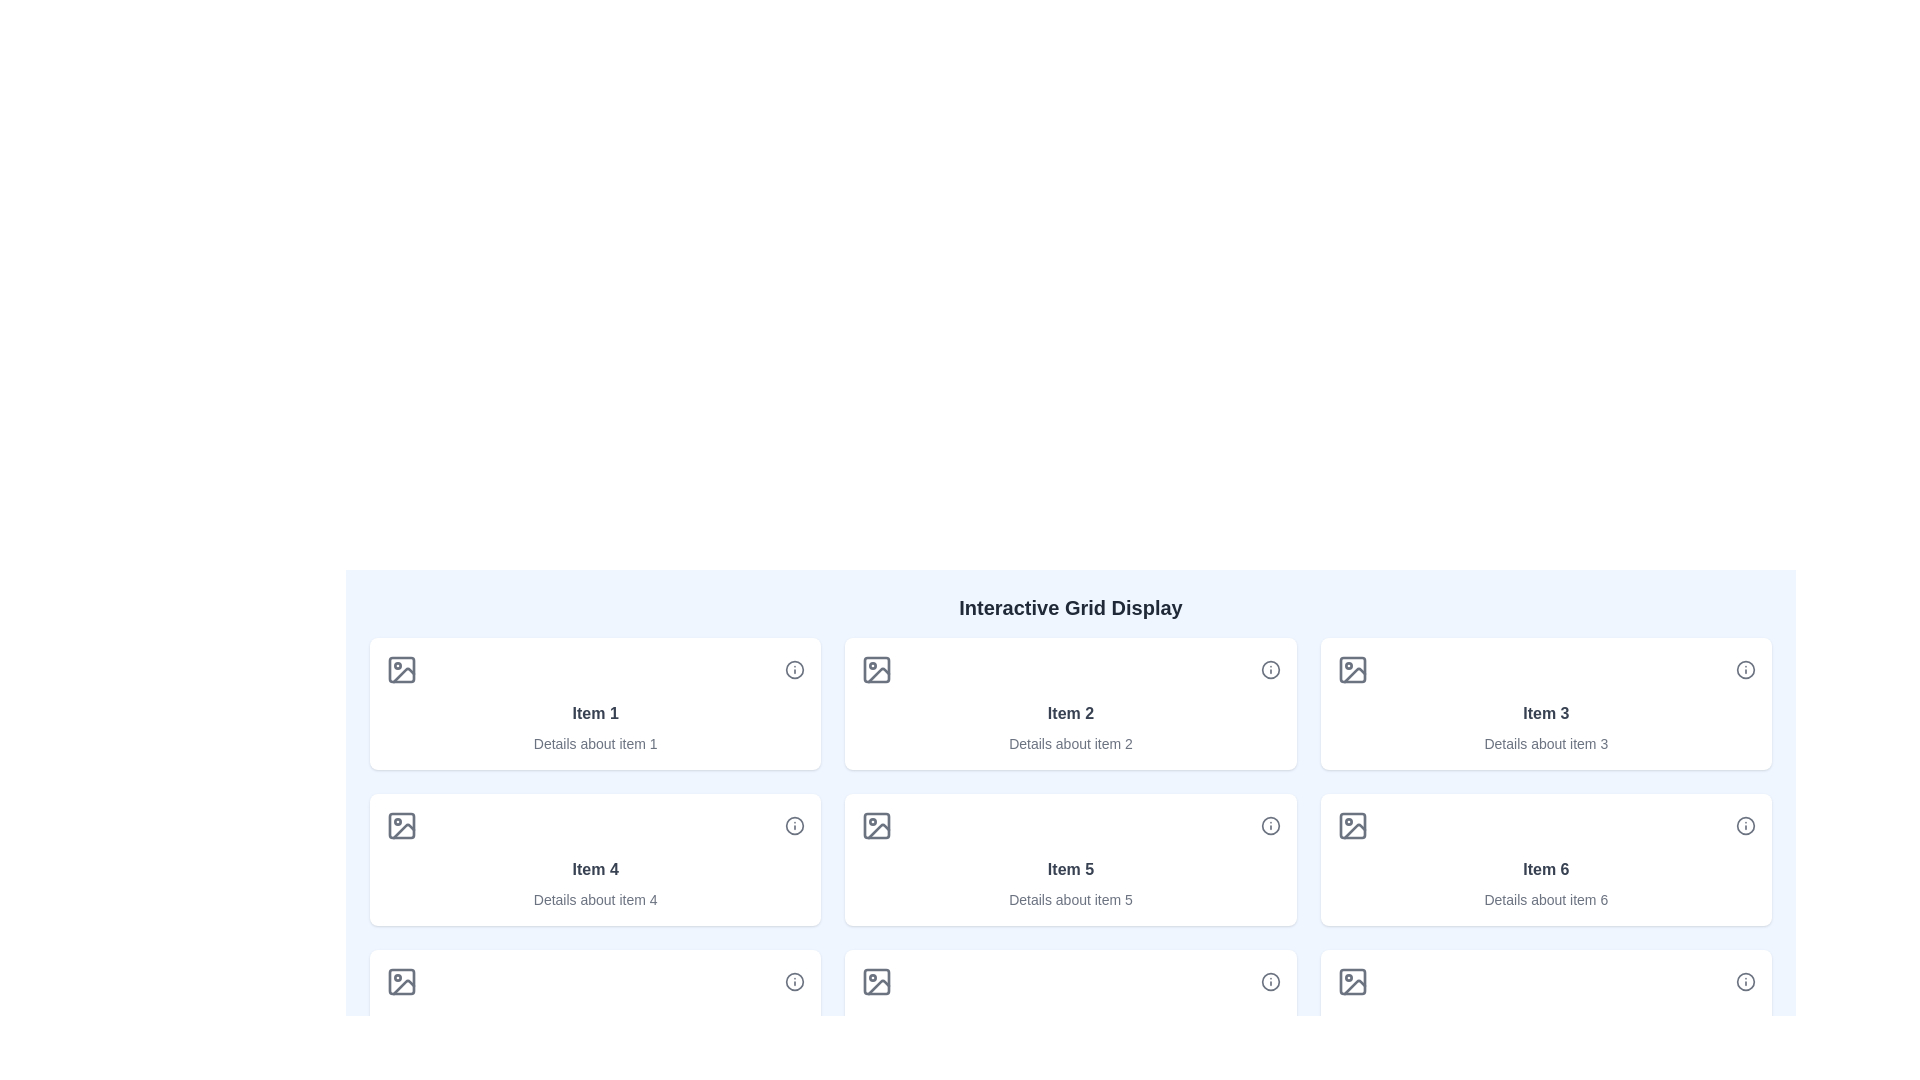  I want to click on the rectangular graphical component with soft rounded corners located in the upper right of the card labeled 'Item 3' within a grid layout, so click(1352, 670).